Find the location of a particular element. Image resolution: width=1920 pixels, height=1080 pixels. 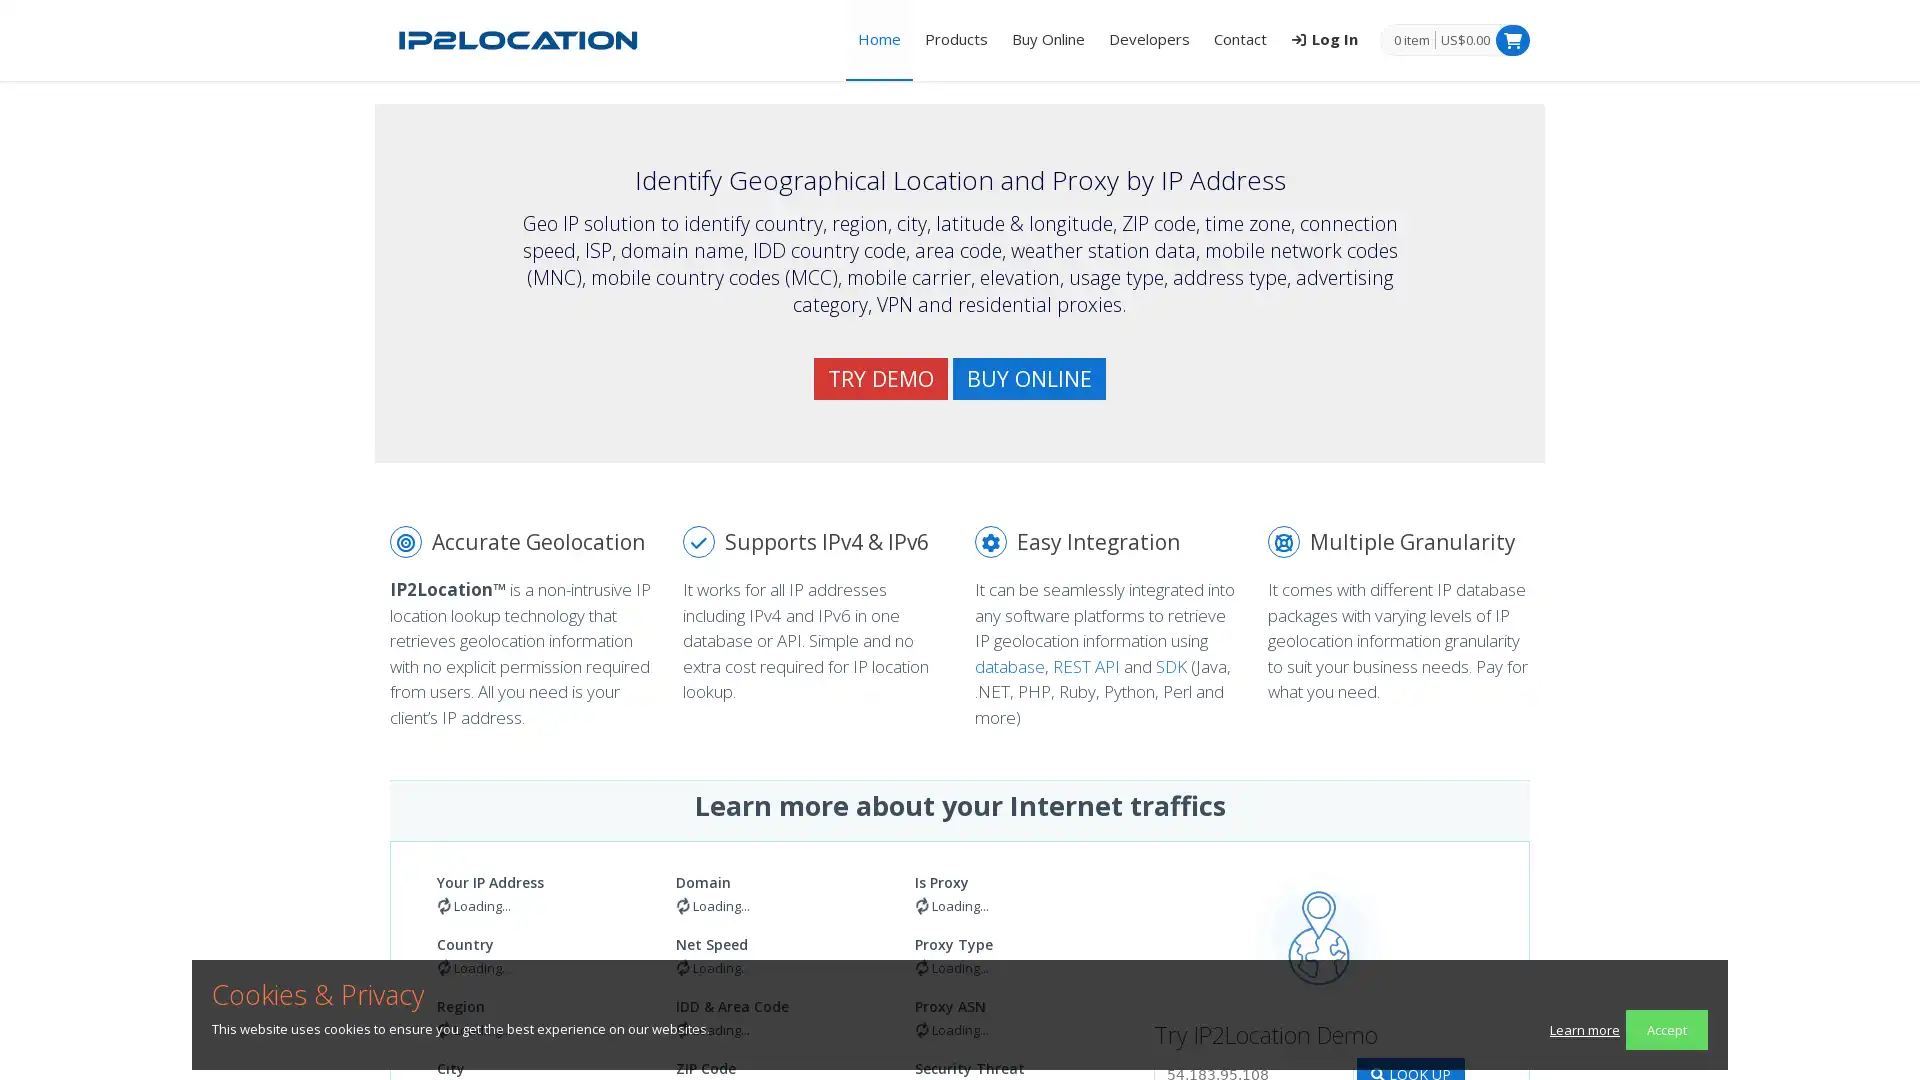

BUY ONLINE is located at coordinates (1029, 378).